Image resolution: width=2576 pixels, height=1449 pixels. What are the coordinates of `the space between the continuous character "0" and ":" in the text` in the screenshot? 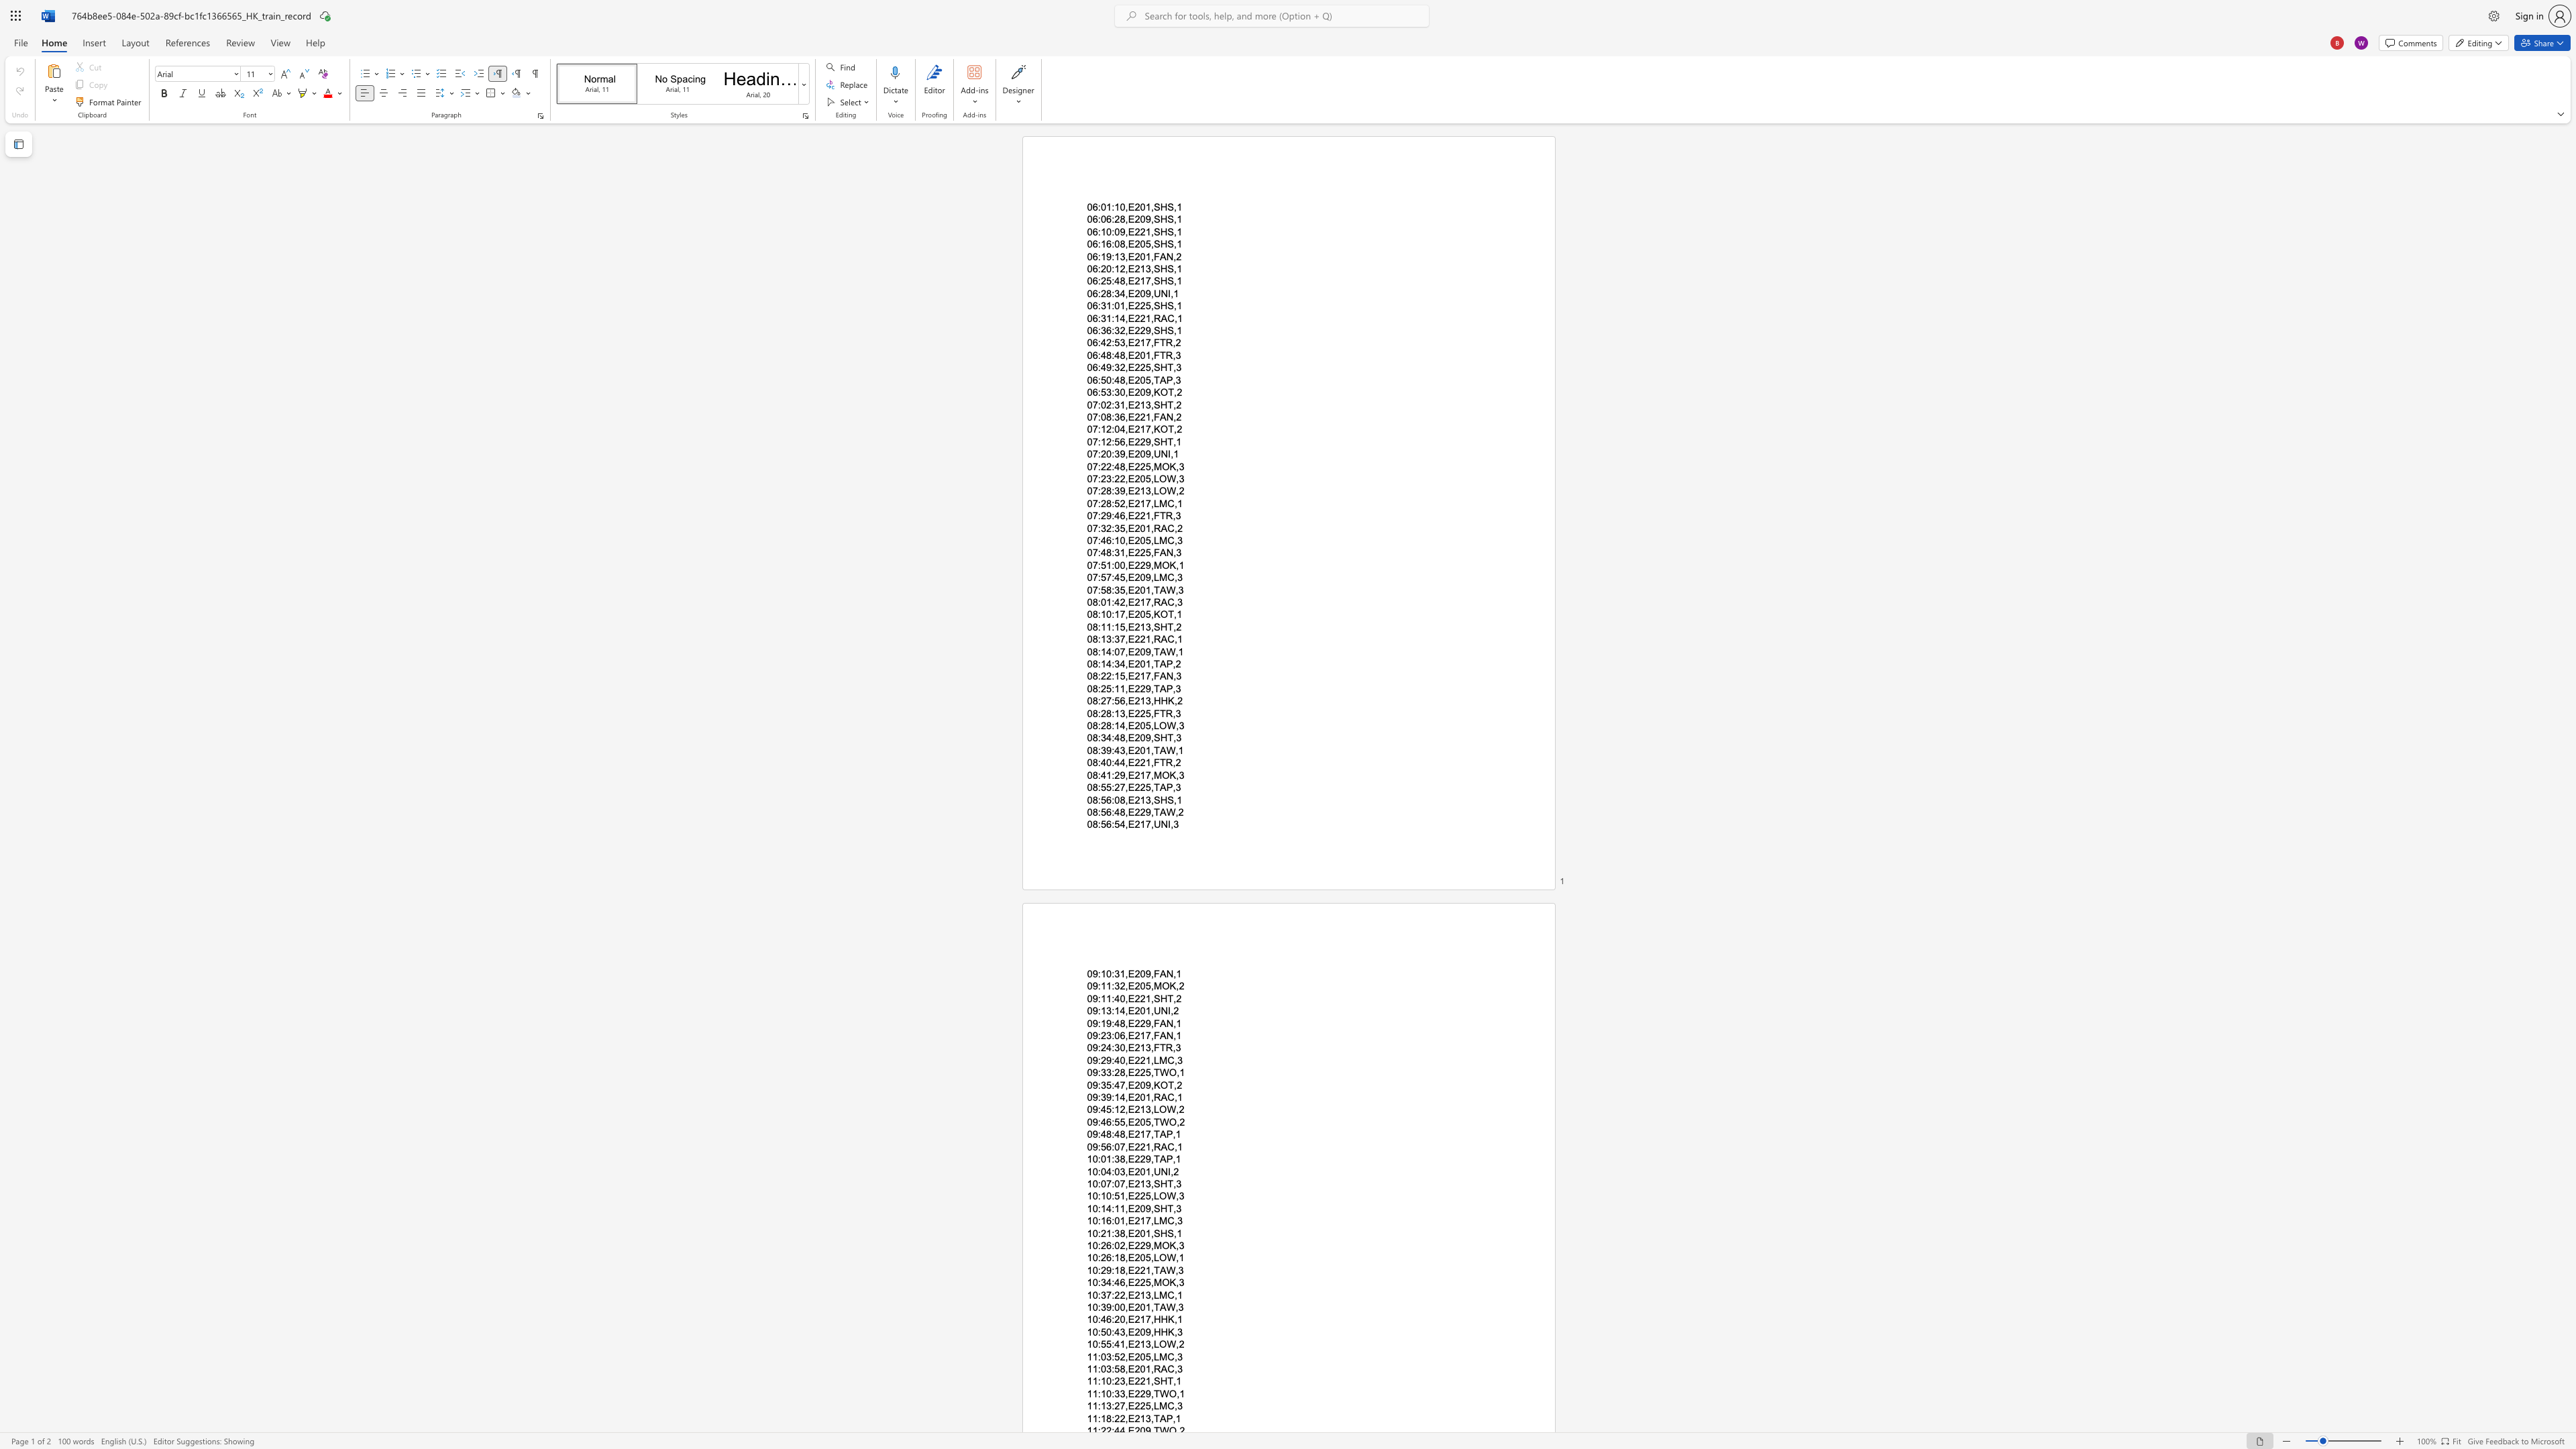 It's located at (1096, 1294).